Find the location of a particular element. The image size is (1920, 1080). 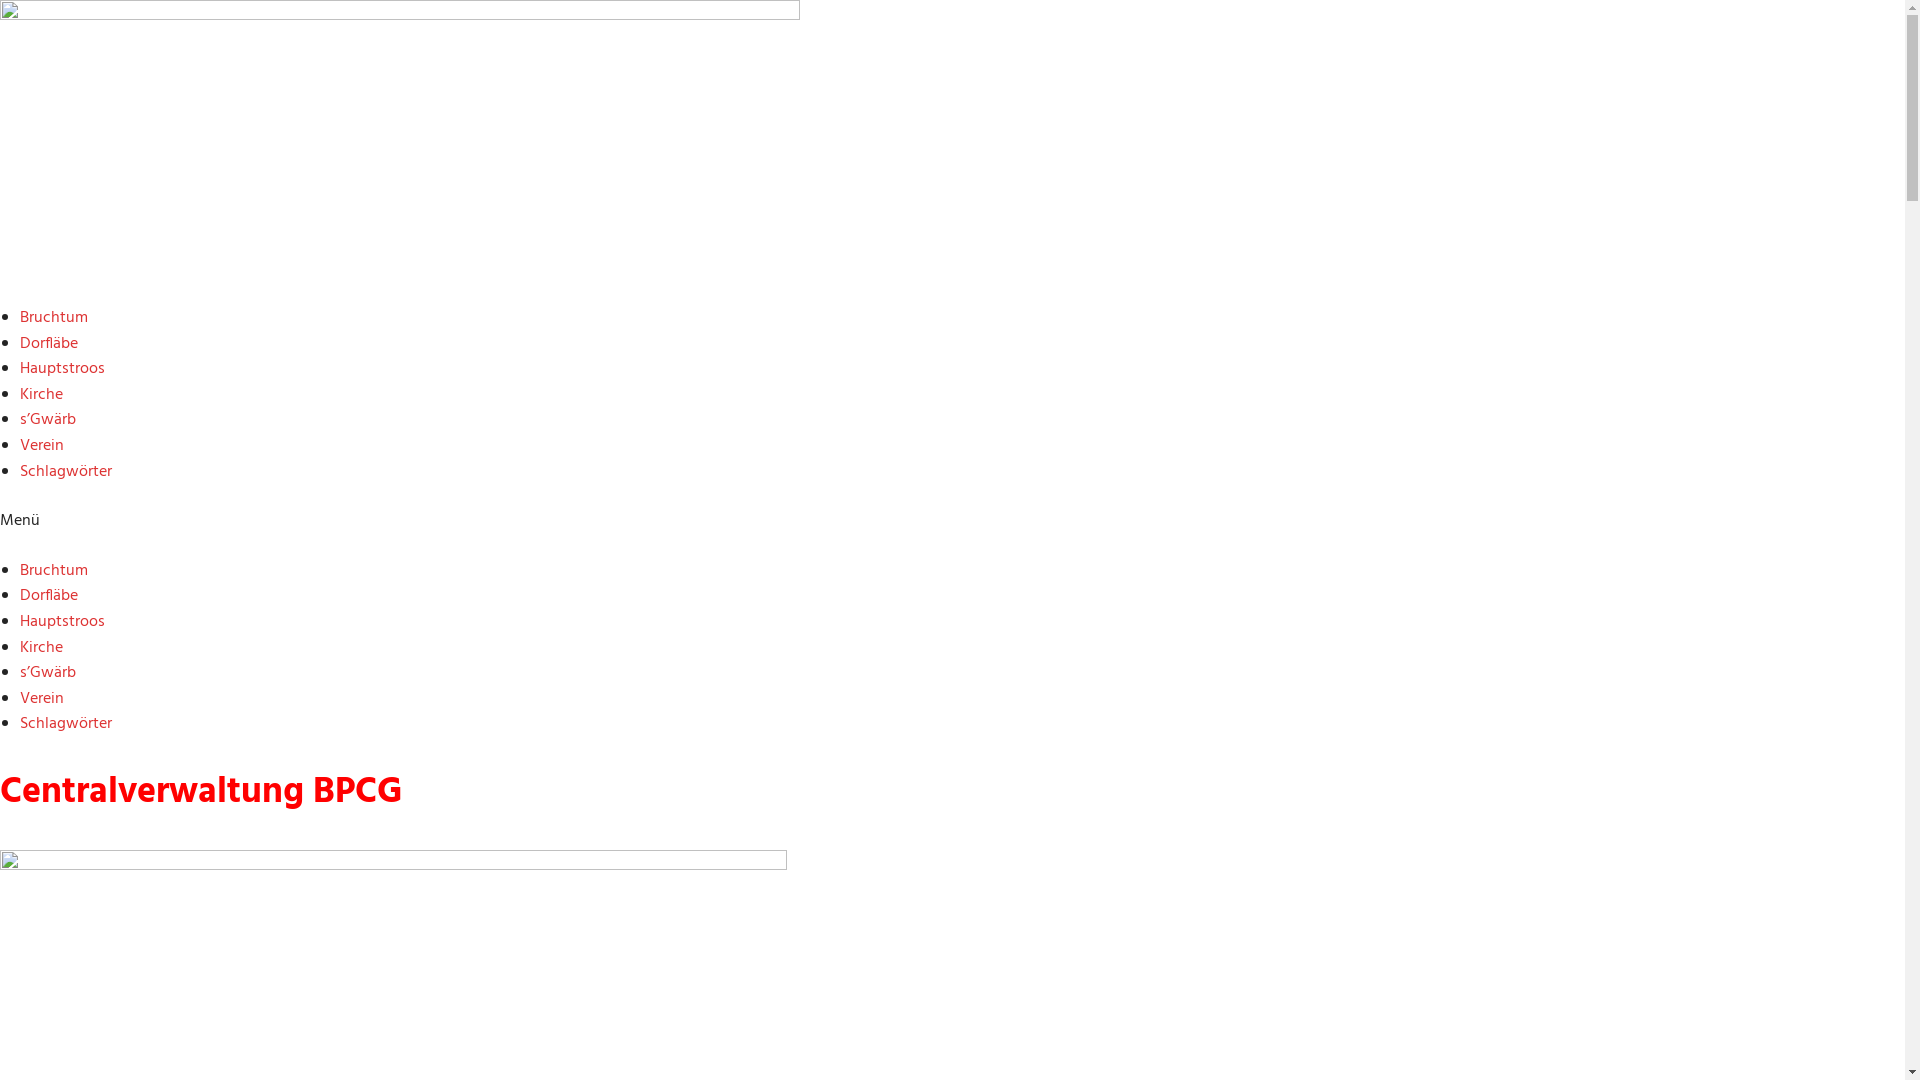

'Kirche' is located at coordinates (41, 648).